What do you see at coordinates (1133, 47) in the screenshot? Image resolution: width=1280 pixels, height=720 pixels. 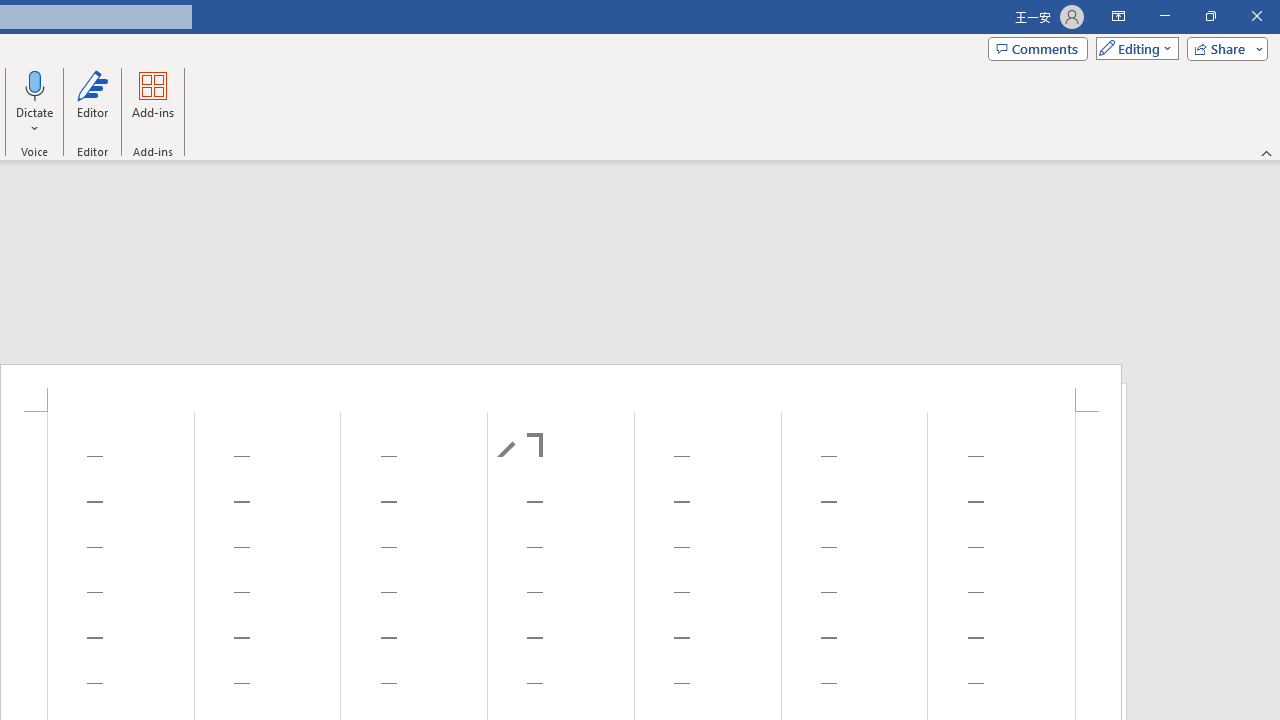 I see `'Mode'` at bounding box center [1133, 47].